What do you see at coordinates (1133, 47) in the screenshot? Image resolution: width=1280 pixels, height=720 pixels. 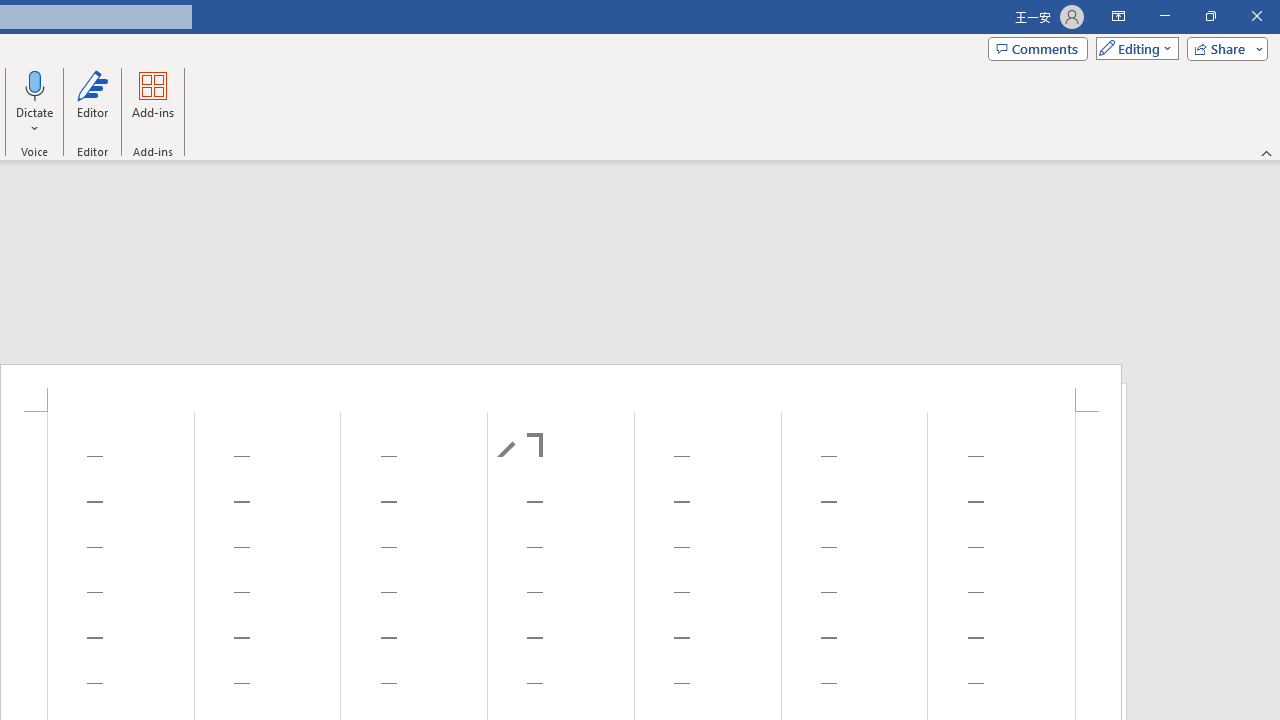 I see `'Mode'` at bounding box center [1133, 47].